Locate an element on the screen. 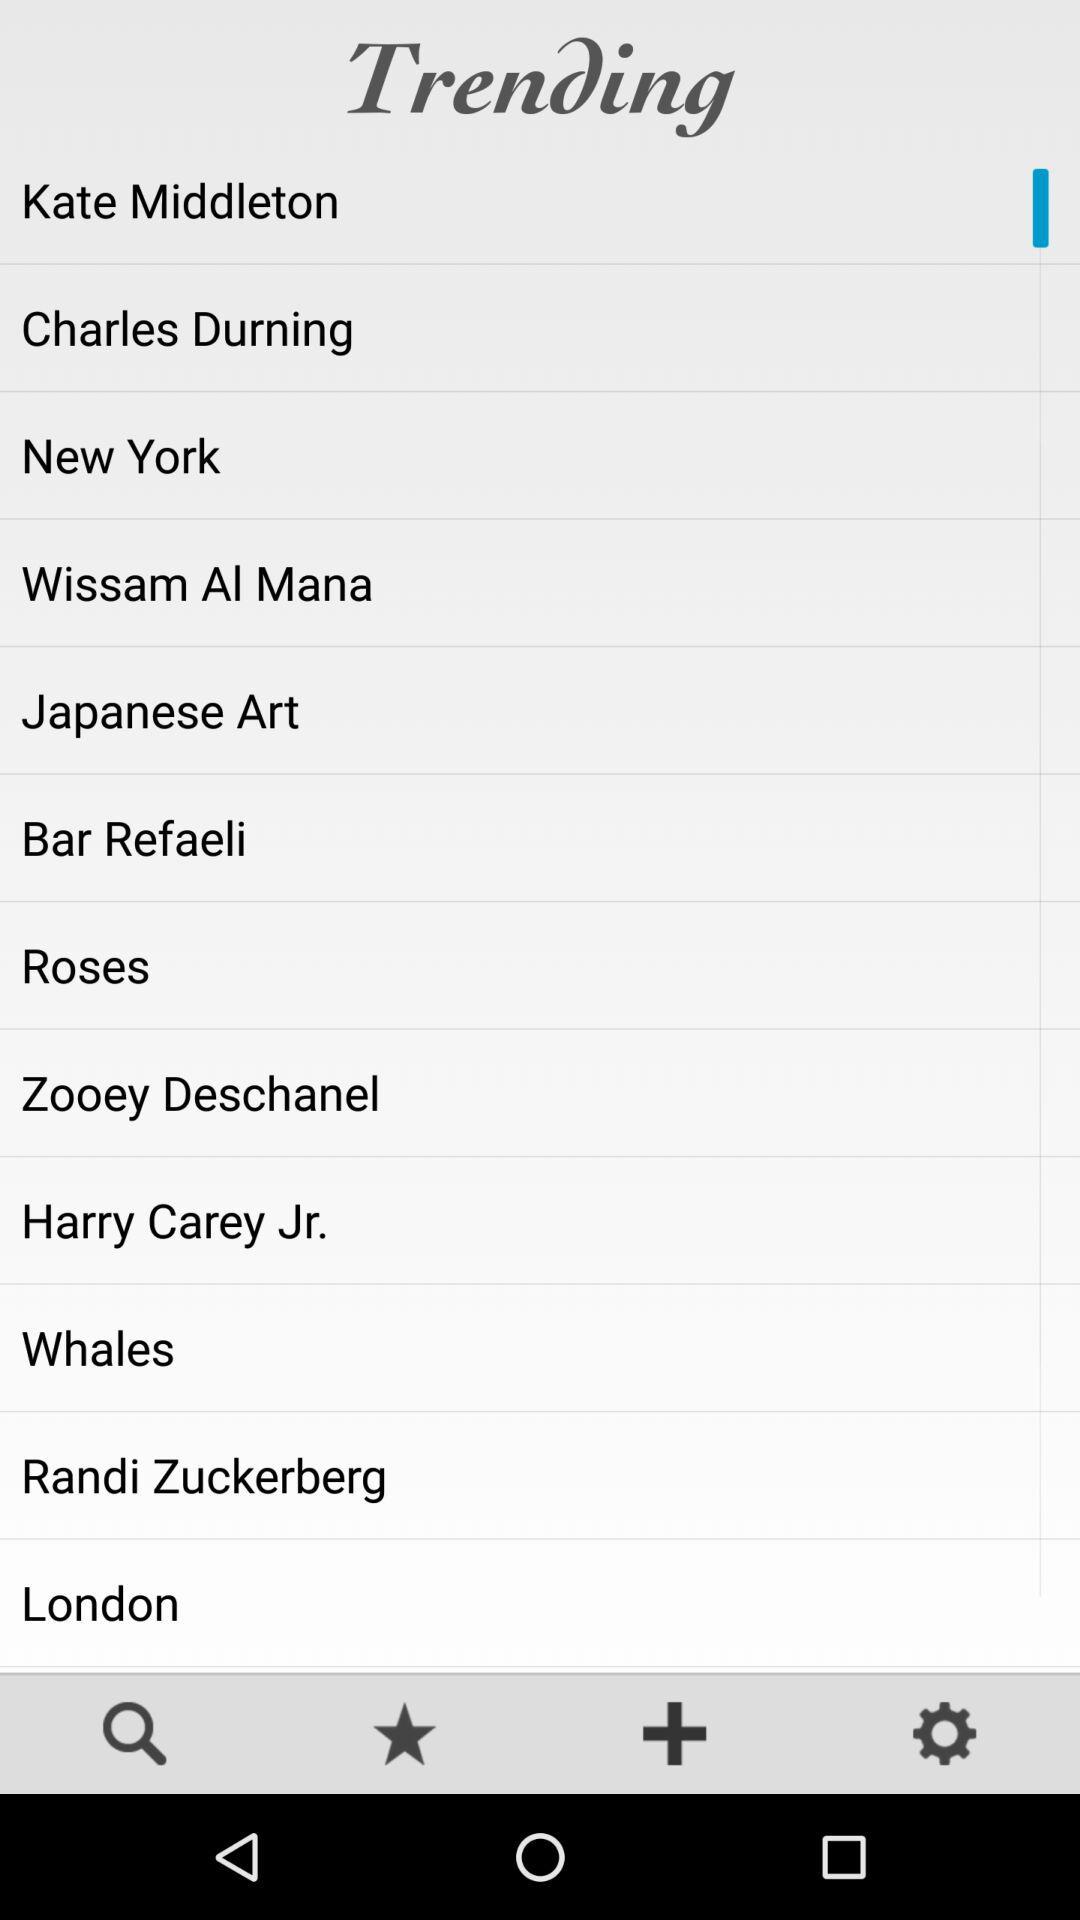  app below zooey deschanel icon is located at coordinates (540, 1219).